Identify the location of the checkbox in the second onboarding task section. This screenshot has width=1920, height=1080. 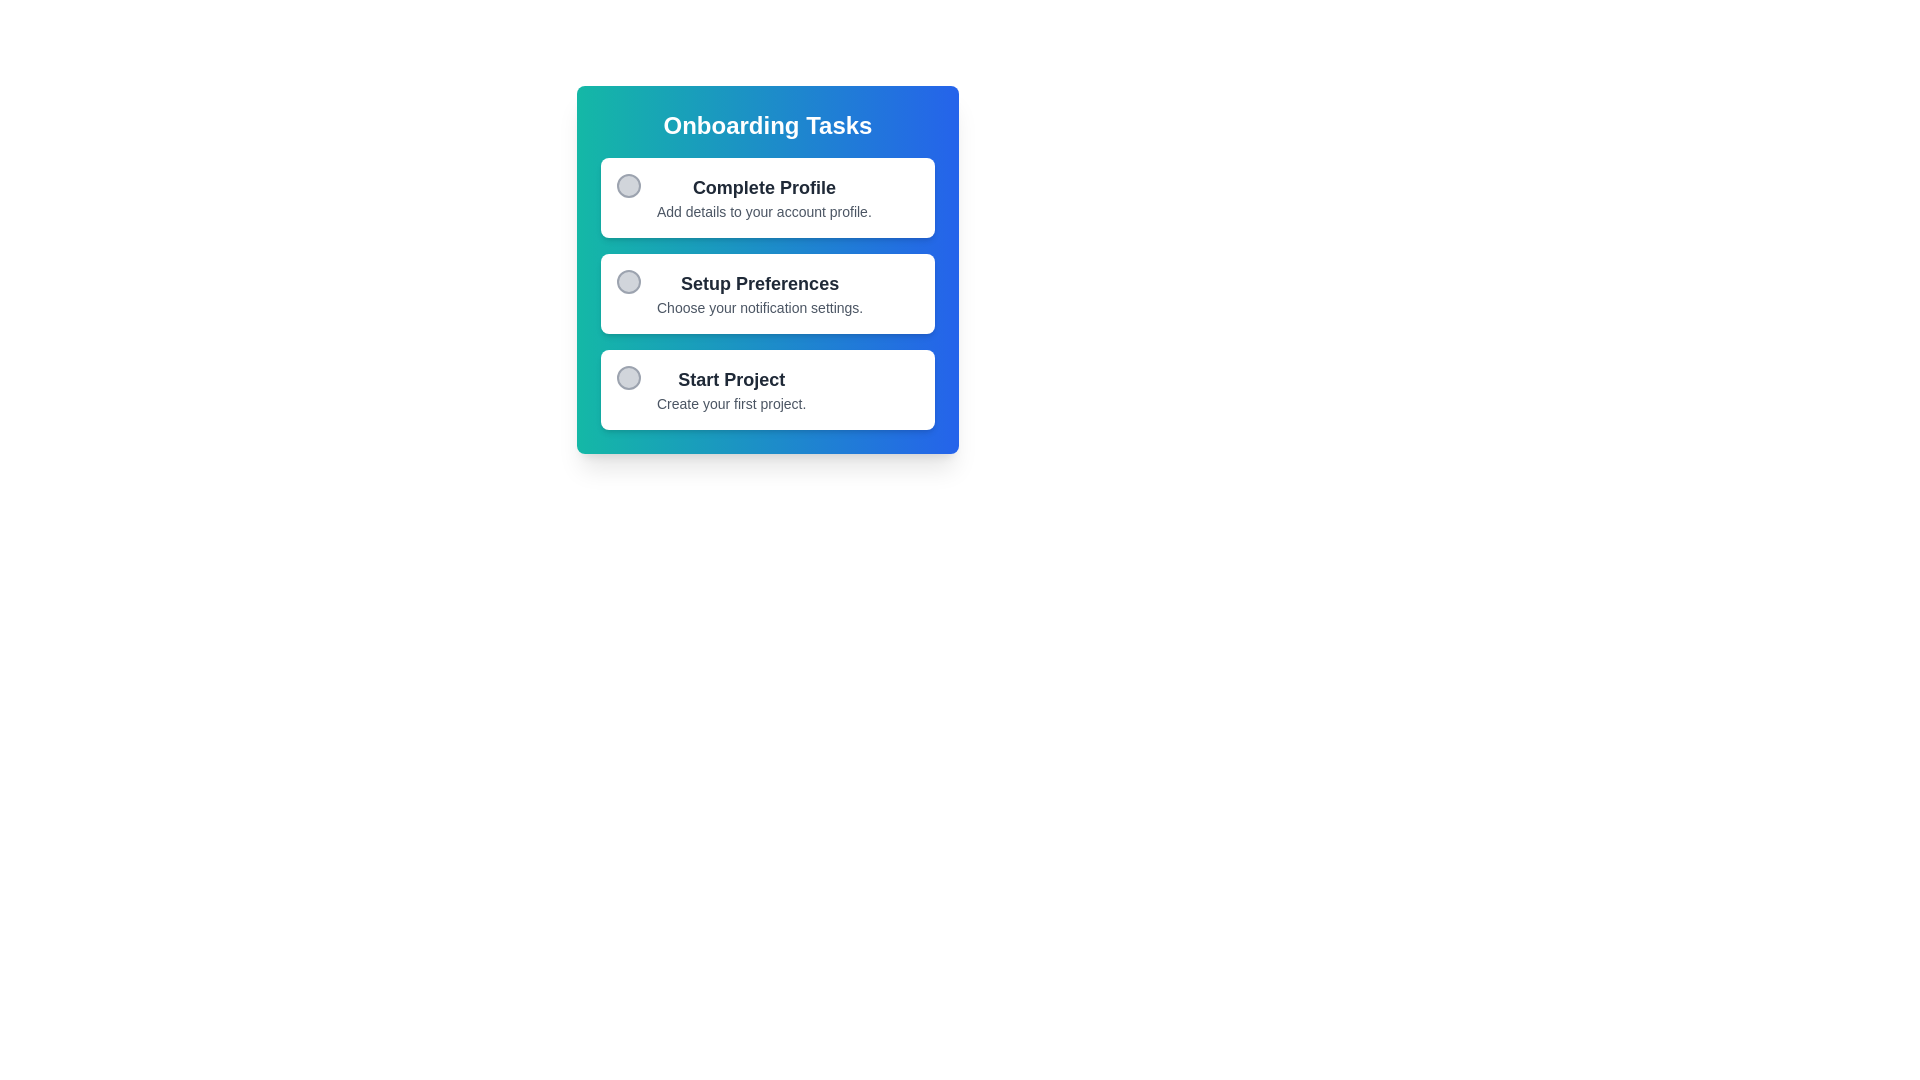
(767, 293).